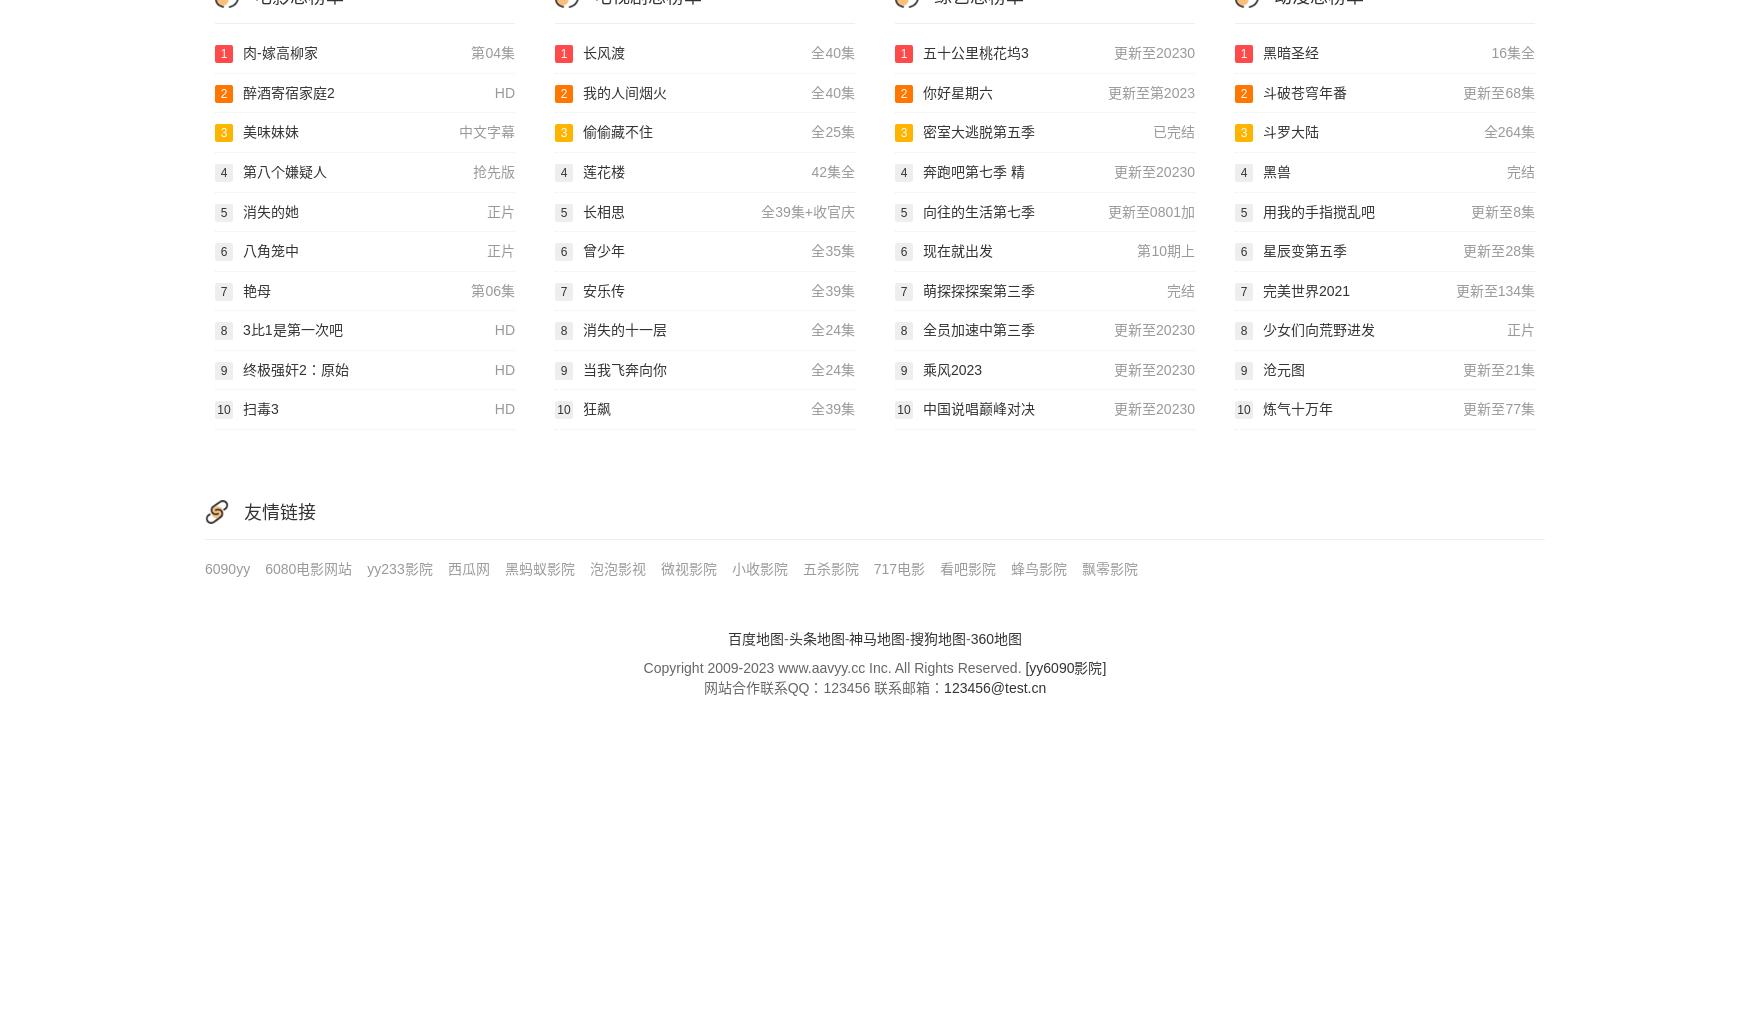 The image size is (1750, 1027). What do you see at coordinates (833, 250) in the screenshot?
I see `'全35集'` at bounding box center [833, 250].